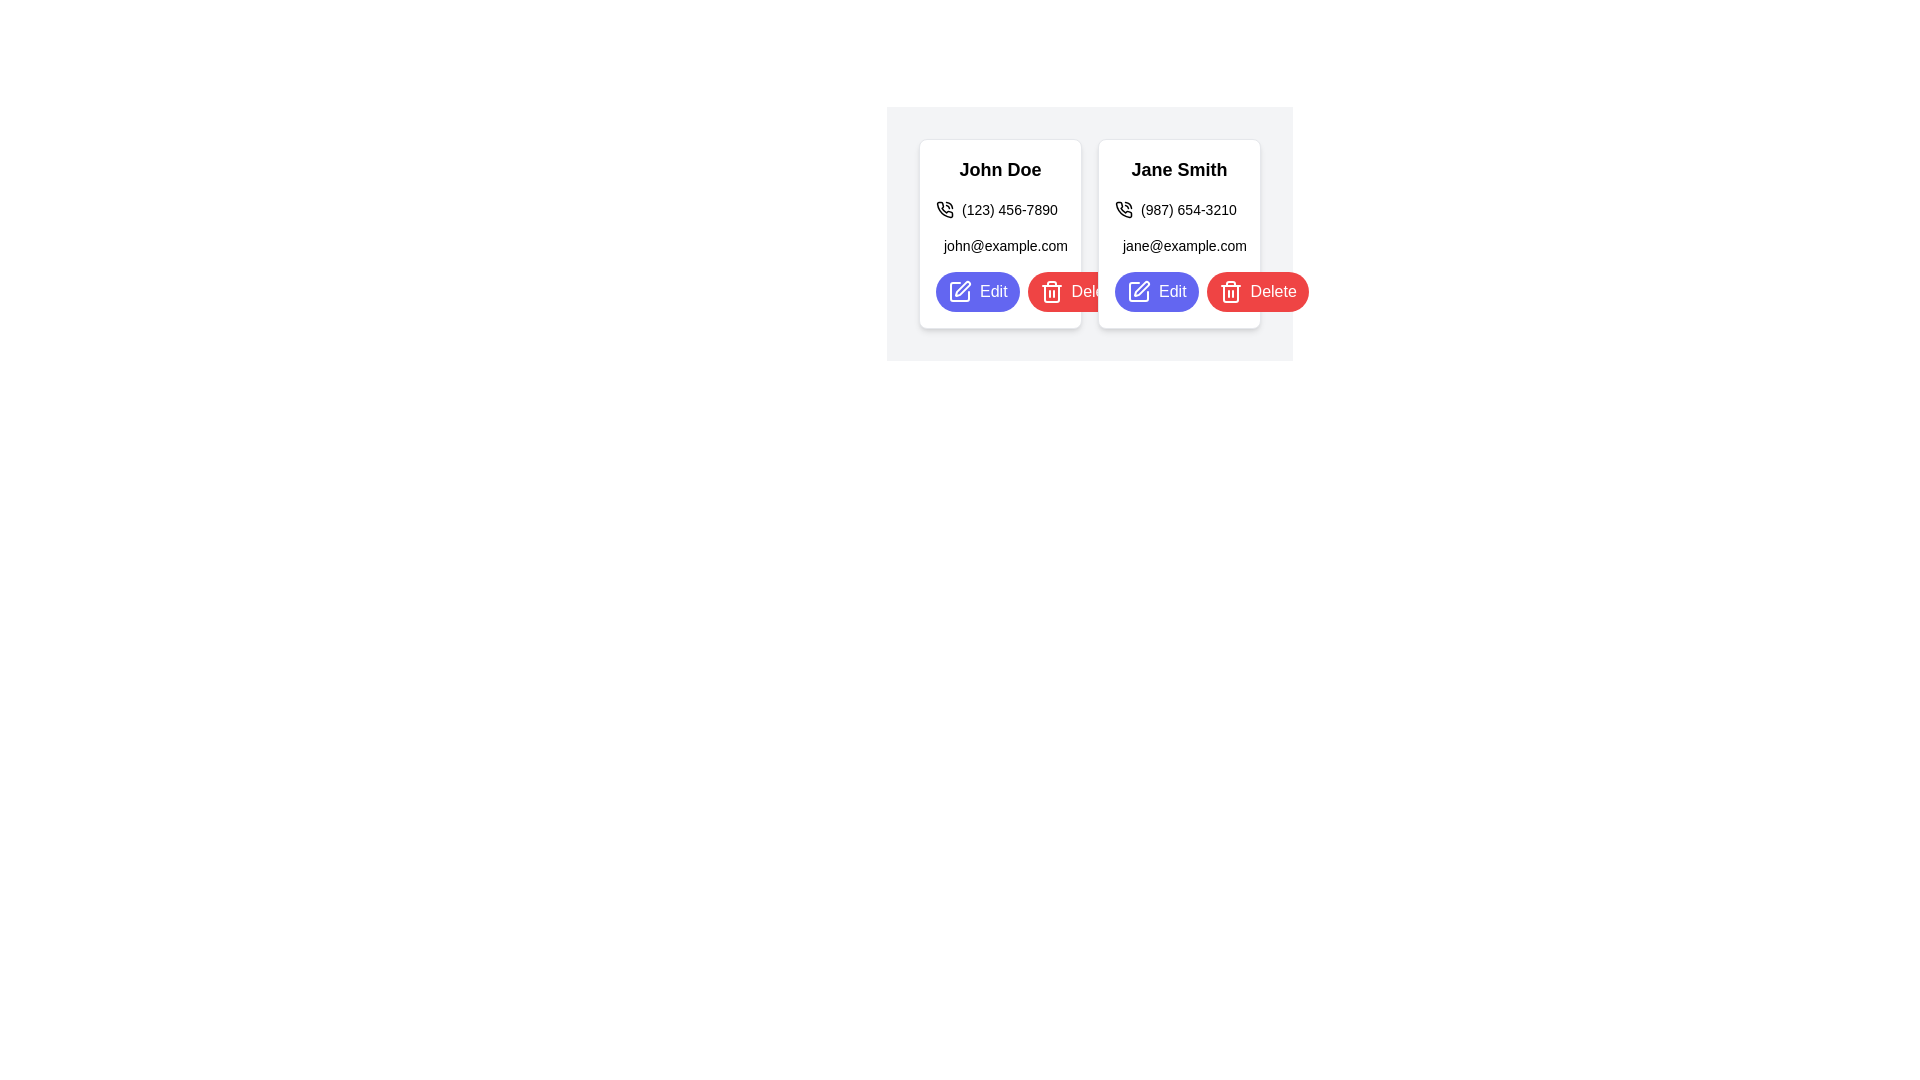 The image size is (1920, 1080). I want to click on the static text display showing the email address of Jane Smith, which is positioned below her phone number and above the buttons labeled 'Edit' and 'Delete', so click(1179, 245).